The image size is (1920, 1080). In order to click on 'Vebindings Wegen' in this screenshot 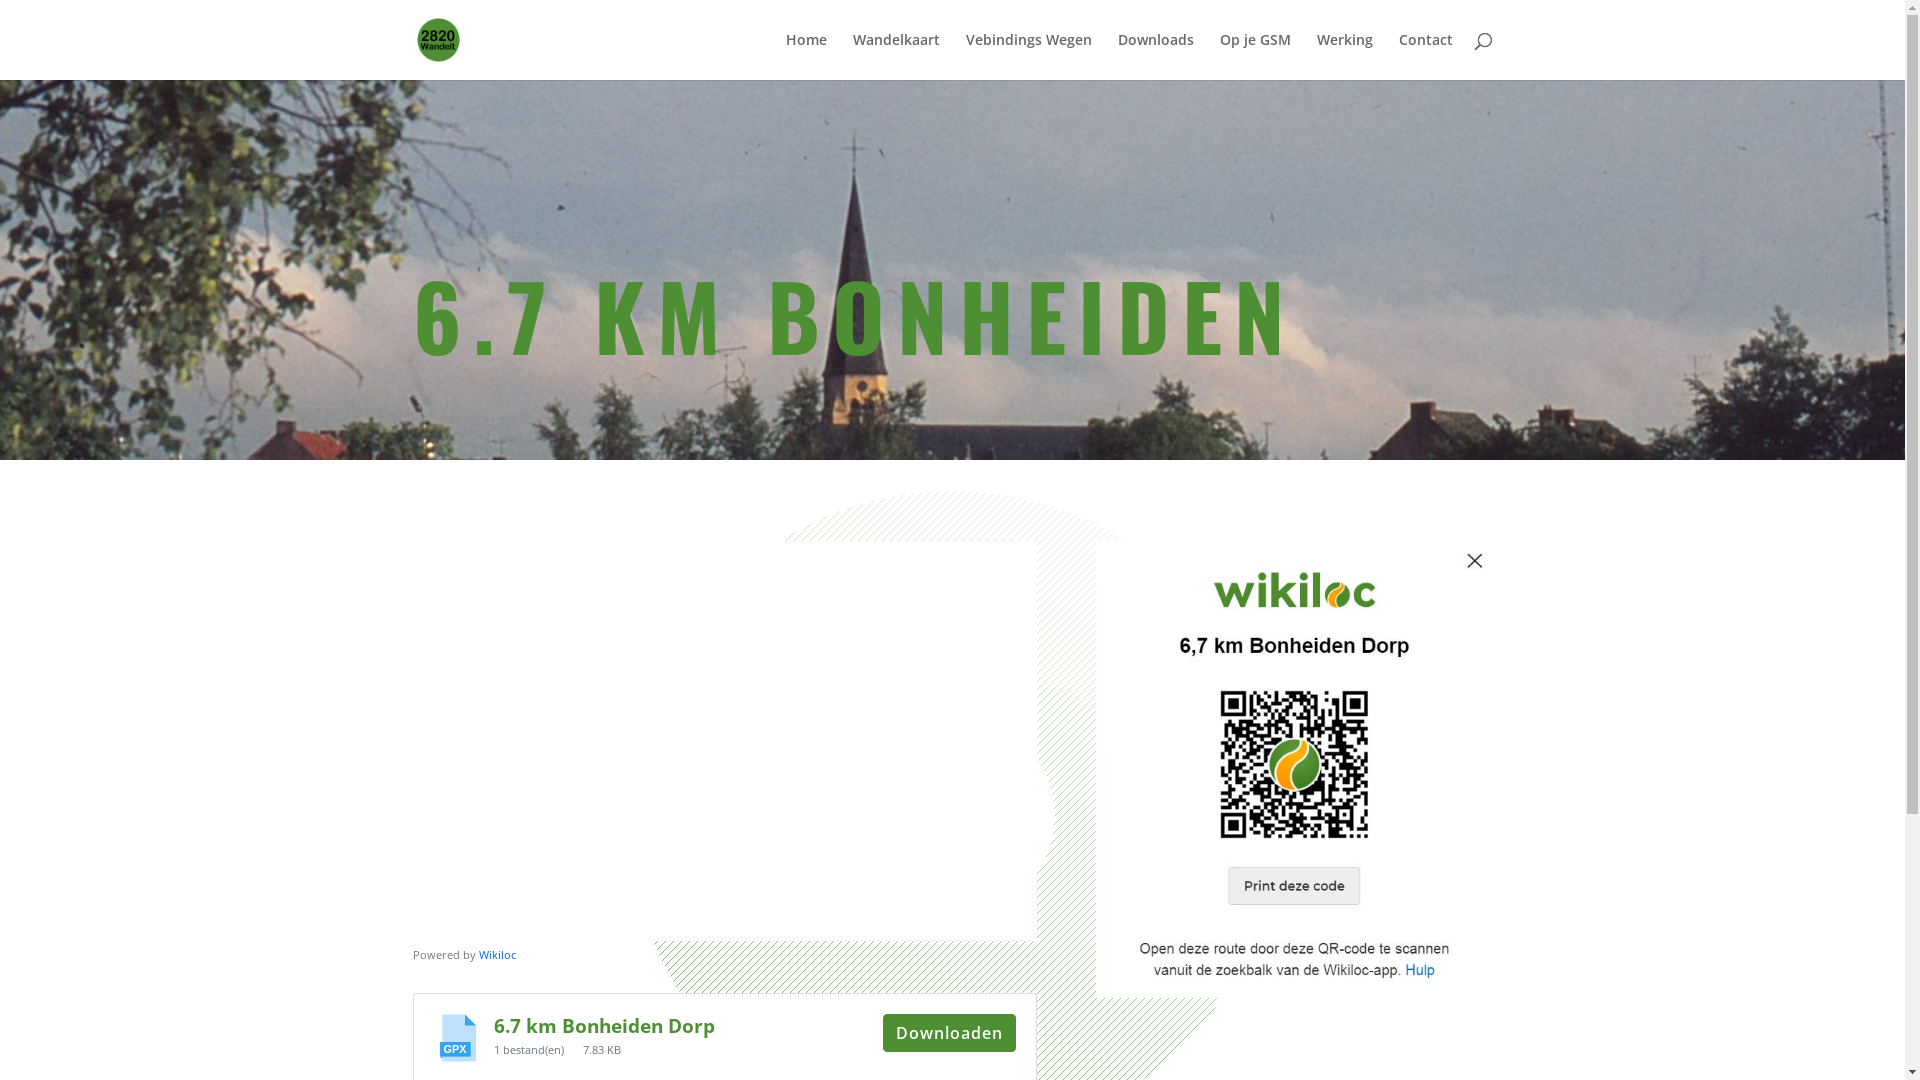, I will do `click(1028, 55)`.